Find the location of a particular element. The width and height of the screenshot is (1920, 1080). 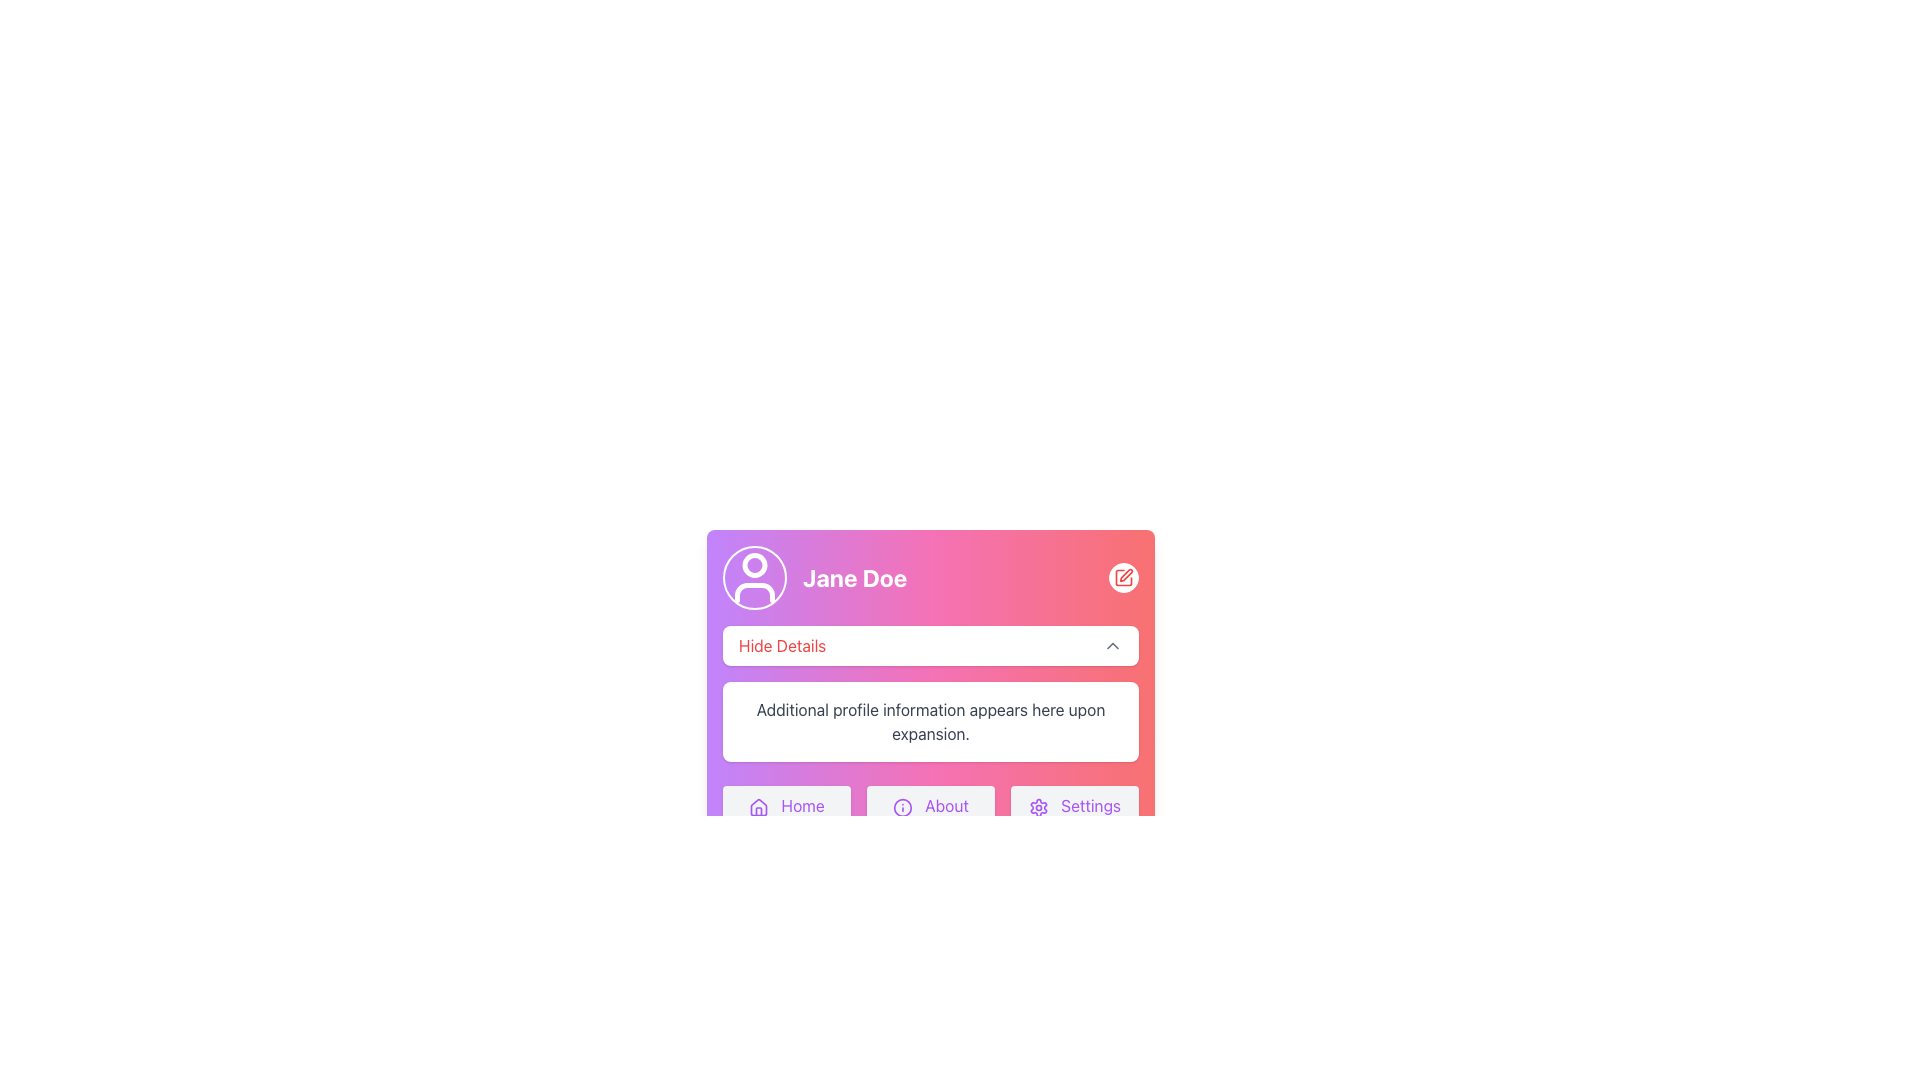

the gear icon within the 'Settings' button located in the bottom right corner of the profile card is located at coordinates (1038, 806).